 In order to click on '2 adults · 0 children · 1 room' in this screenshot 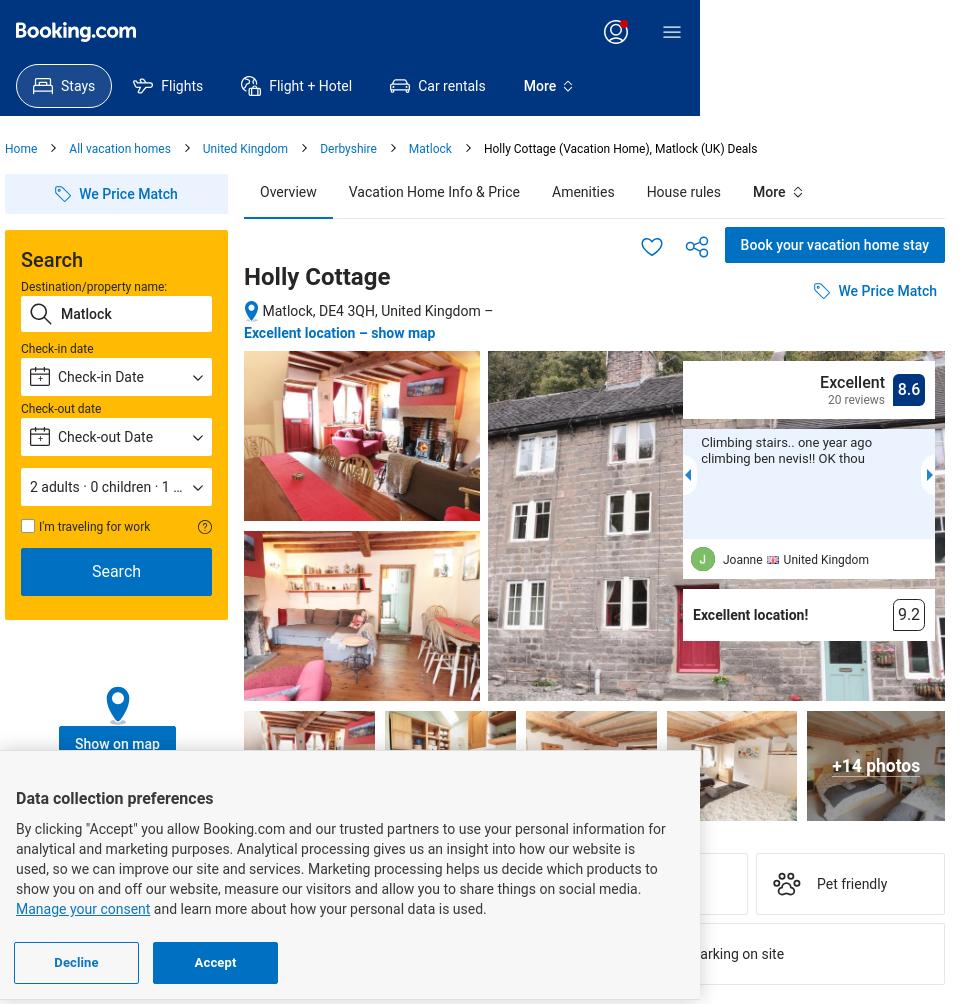, I will do `click(118, 486)`.